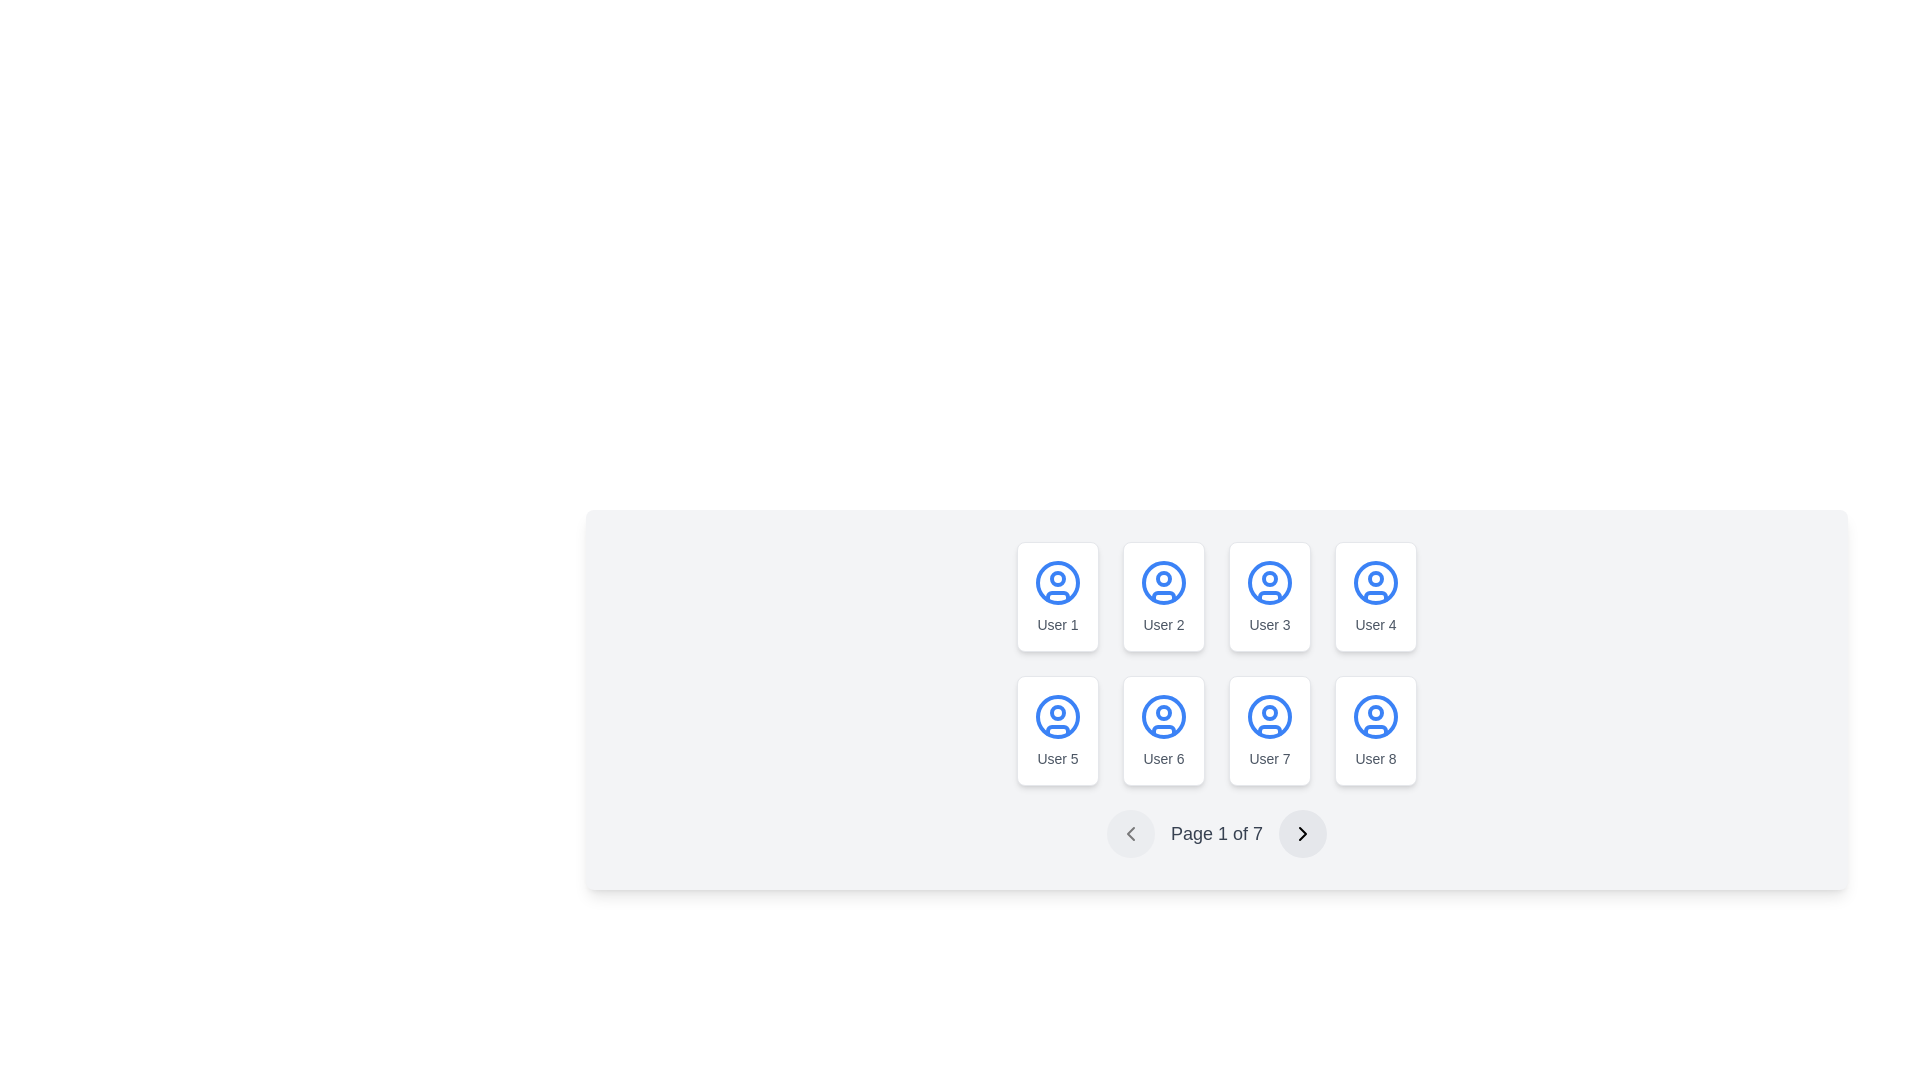 This screenshot has width=1920, height=1080. Describe the element at coordinates (1303, 833) in the screenshot. I see `the right-facing chevron navigation icon located within the circular button to the right of the pagination controls labeled 'Page 1 of 7'` at that location.